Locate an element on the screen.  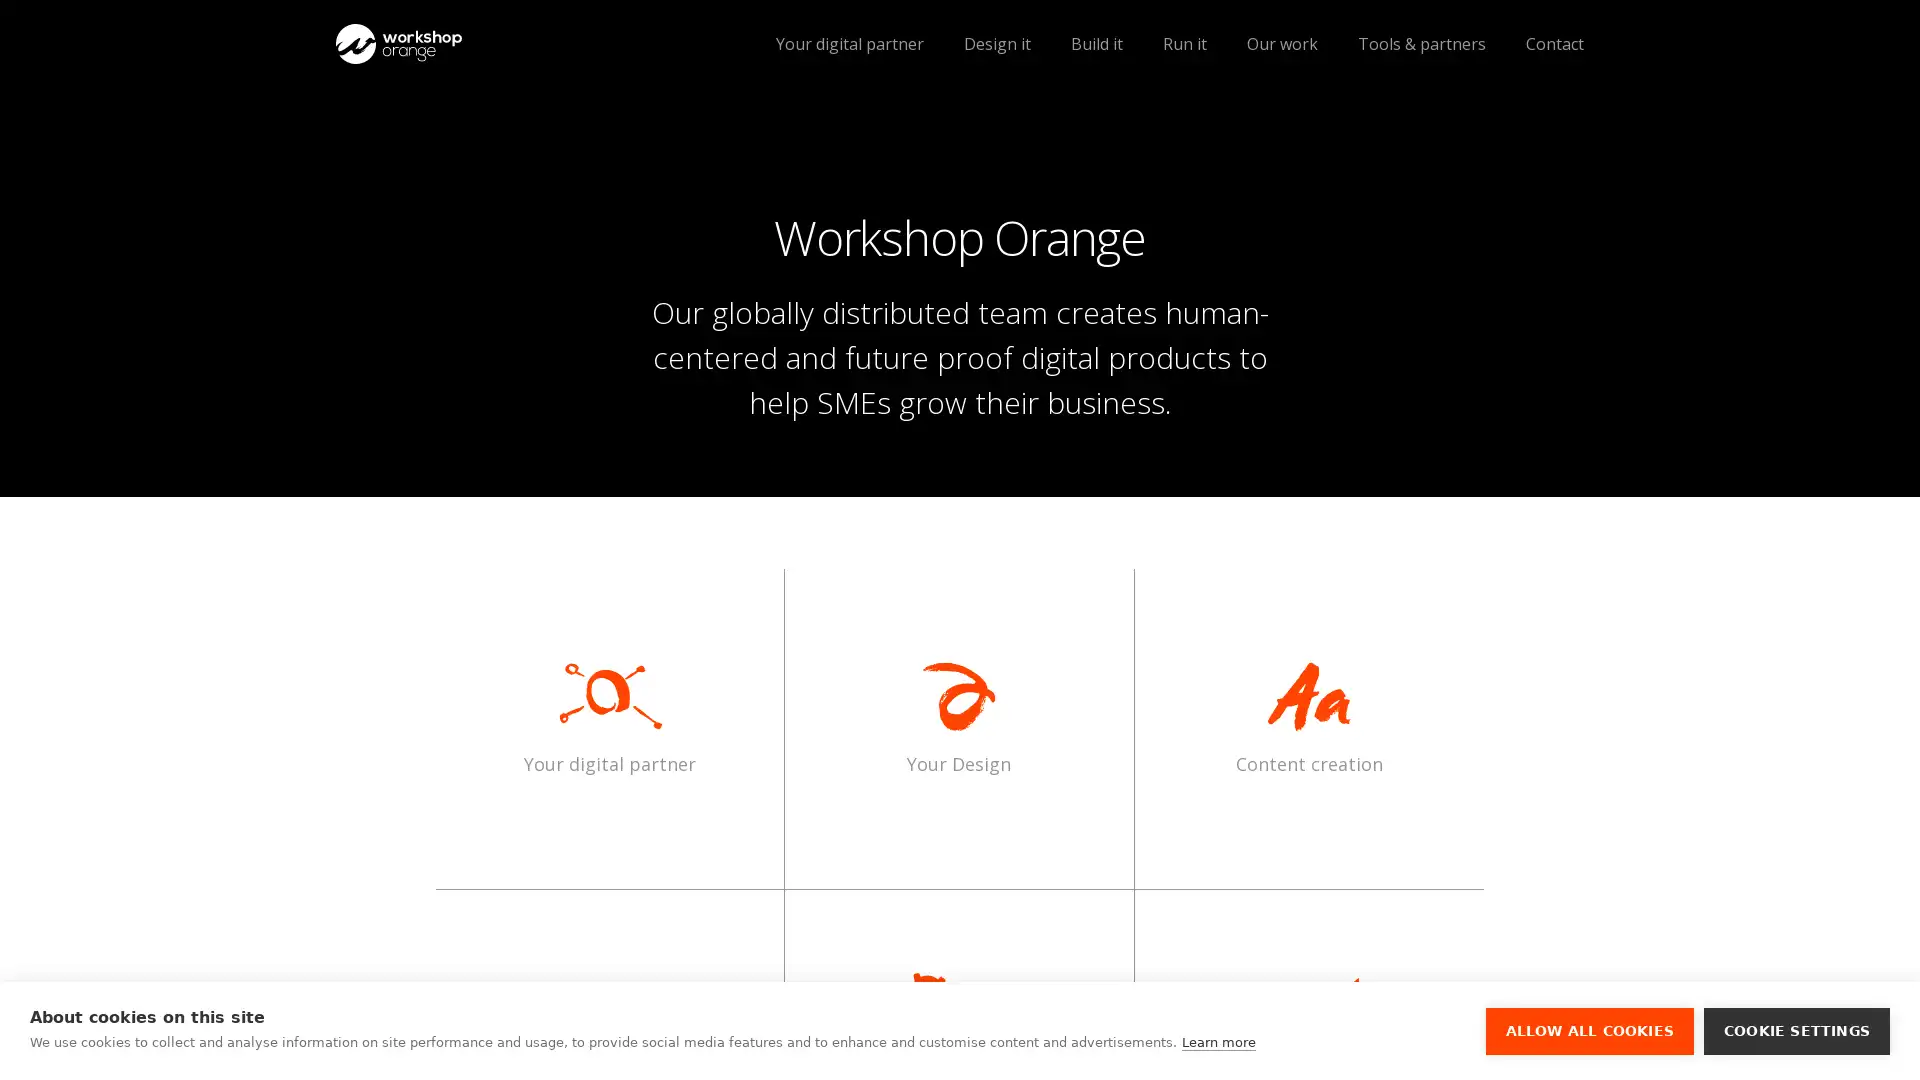
COOKIE SETTINGS is located at coordinates (1796, 1030).